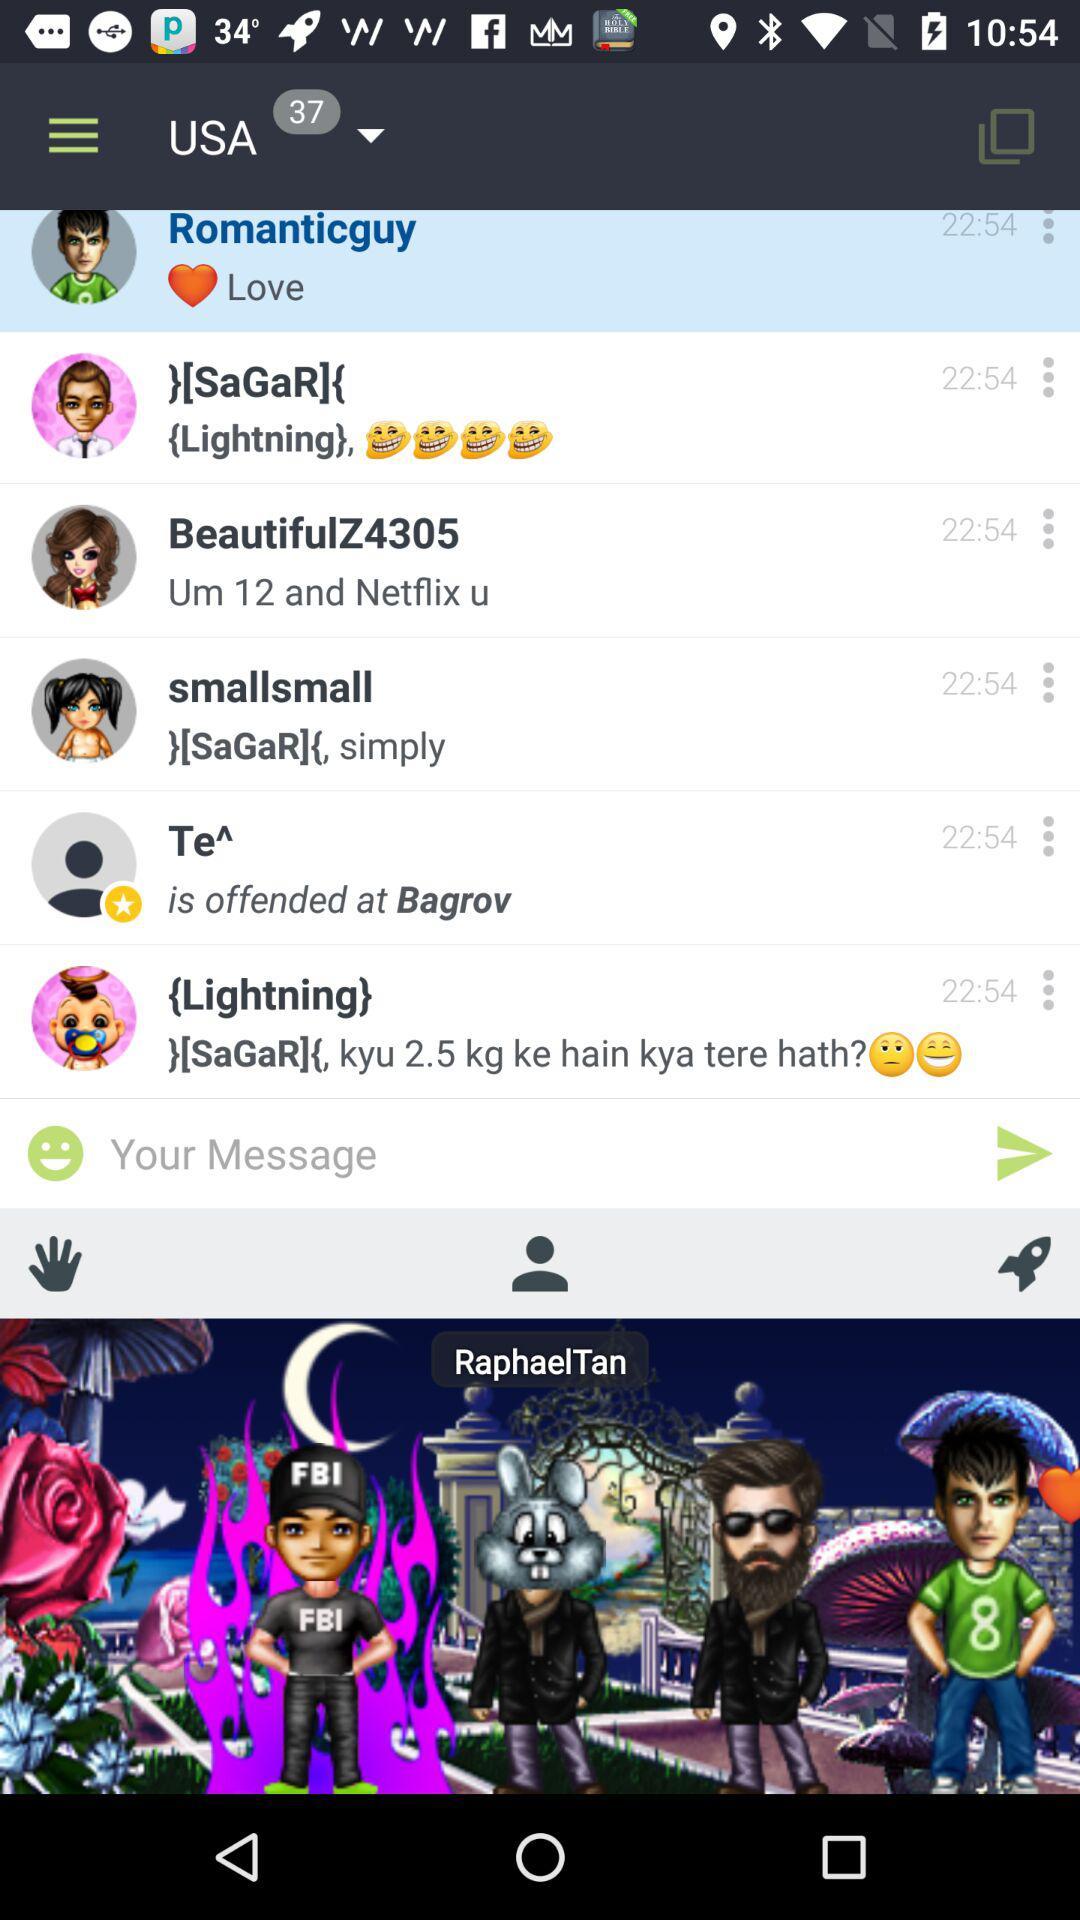  I want to click on the more icon, so click(1047, 989).